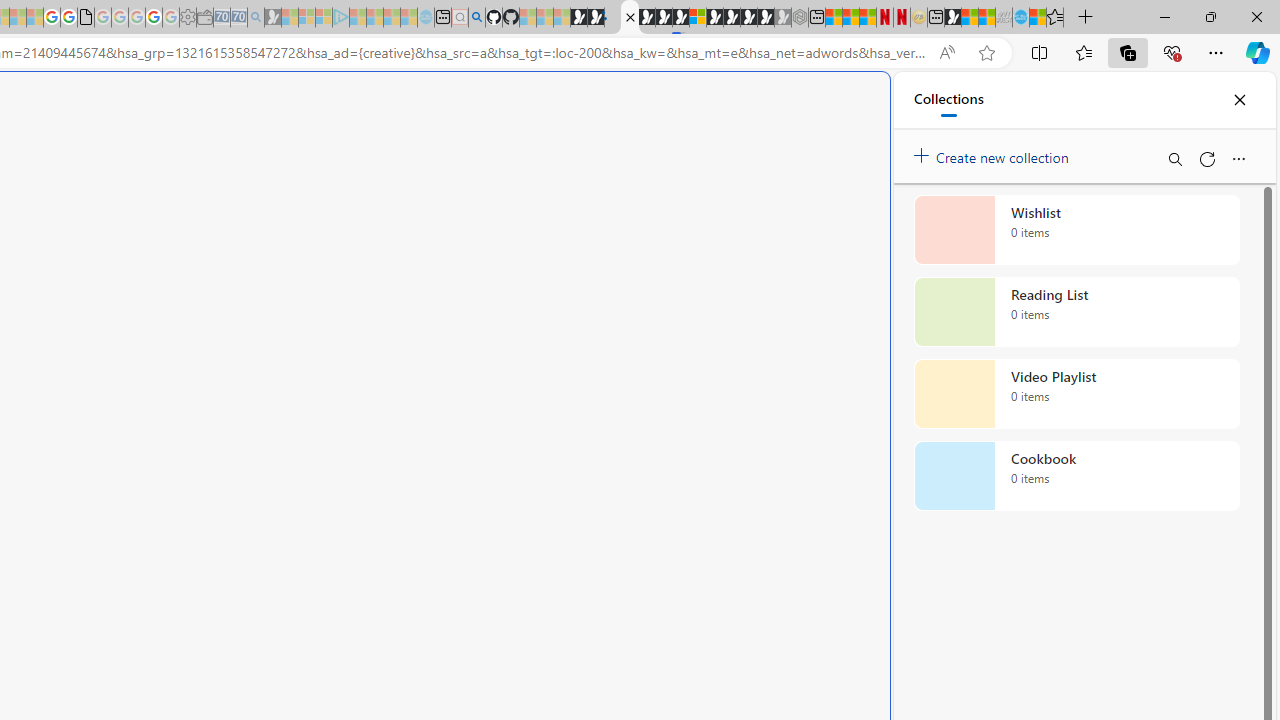  I want to click on 'Create new collection', so click(995, 152).